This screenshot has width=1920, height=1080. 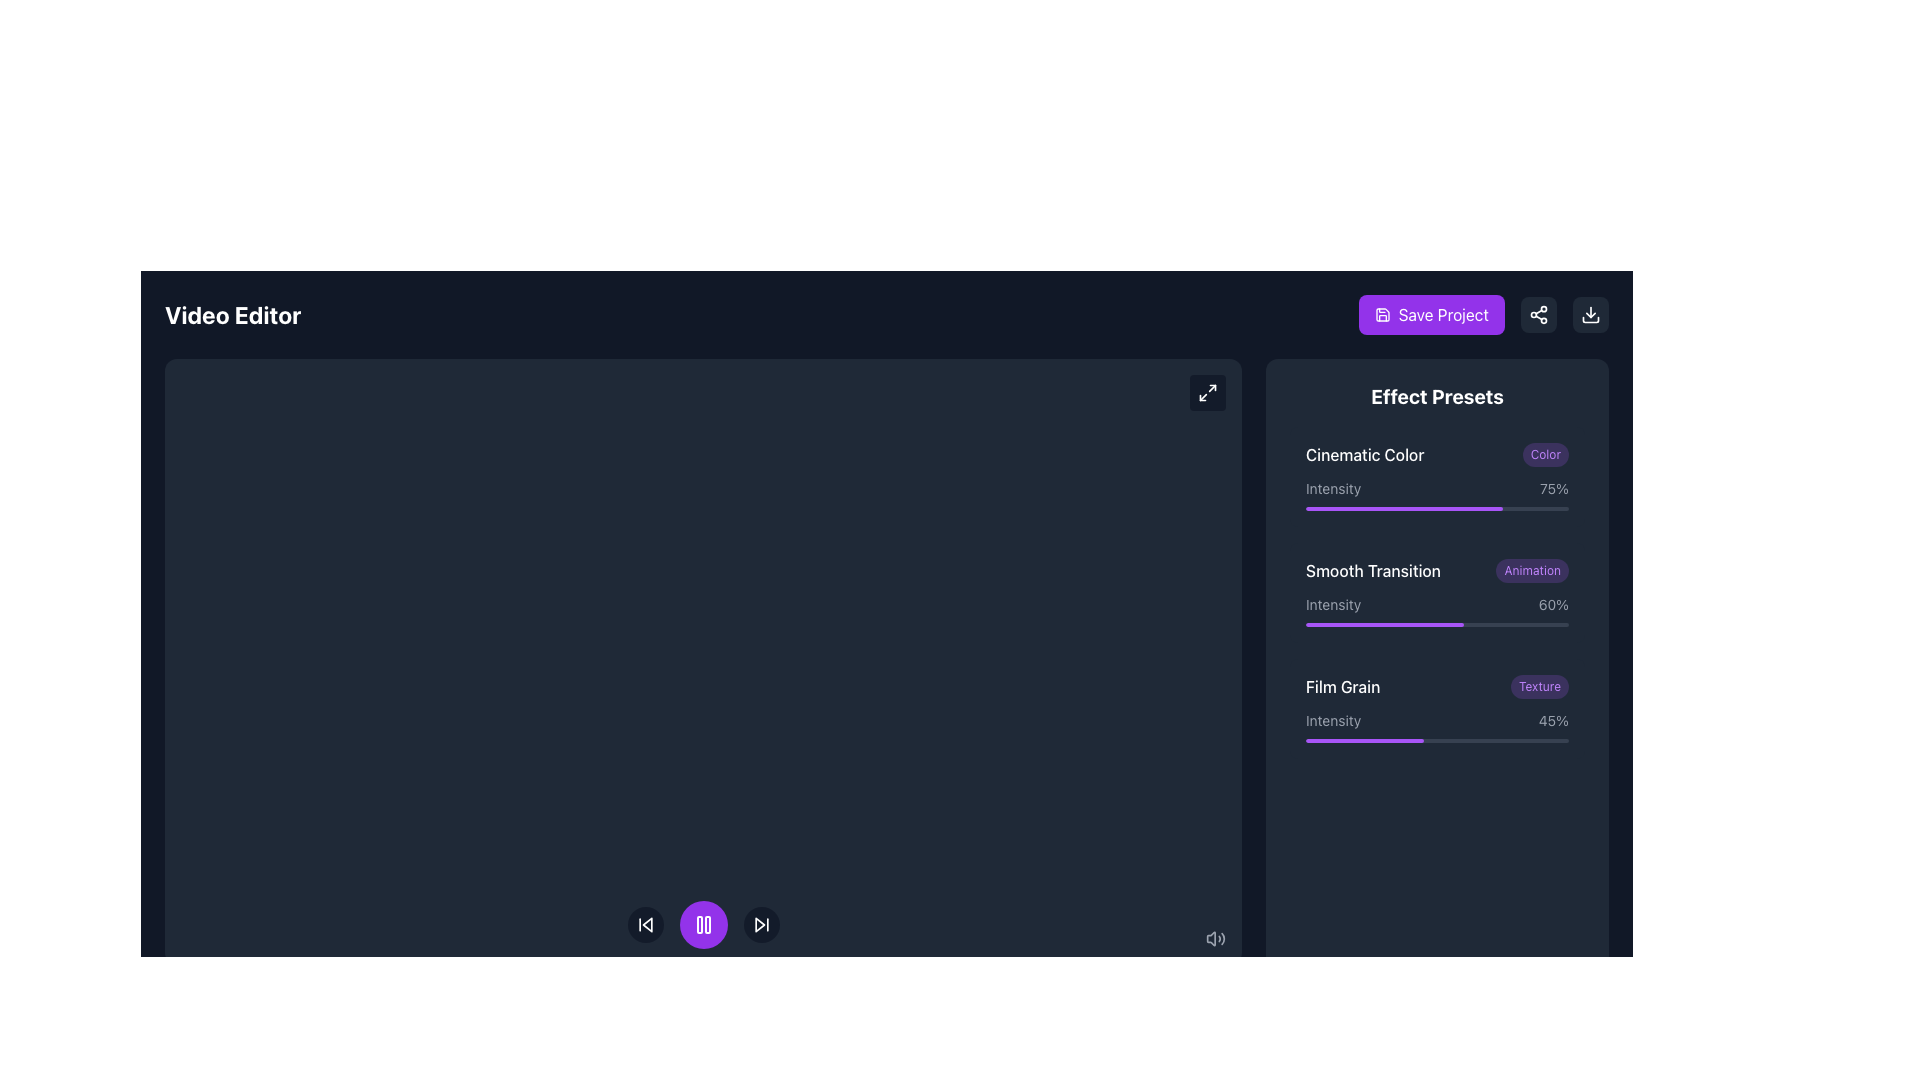 What do you see at coordinates (1381, 315) in the screenshot?
I see `the save icon, which is a graphical representation of a floppy disk located in the top right corner of the interface, to the left of the share icon and next to the 'Save Project' button` at bounding box center [1381, 315].